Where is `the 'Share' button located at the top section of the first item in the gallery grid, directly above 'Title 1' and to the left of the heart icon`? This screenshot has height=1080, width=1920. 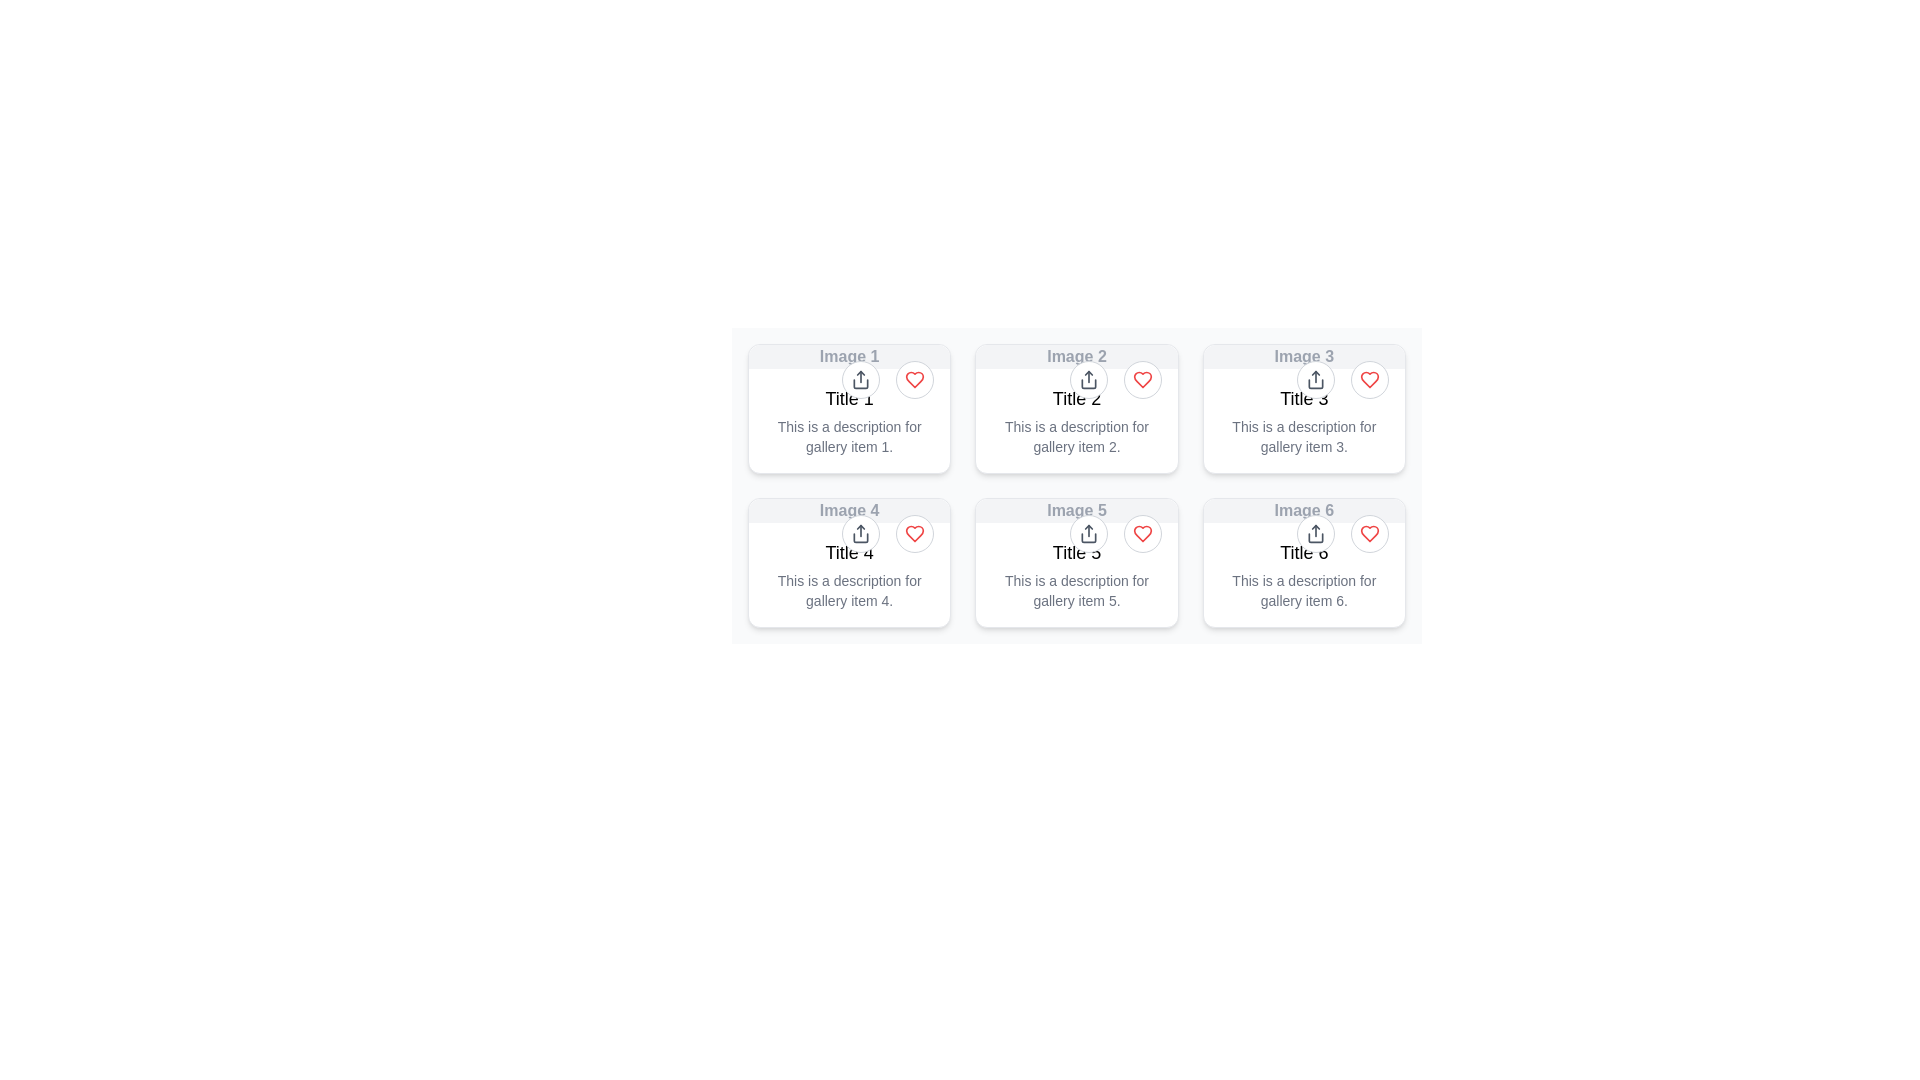 the 'Share' button located at the top section of the first item in the gallery grid, directly above 'Title 1' and to the left of the heart icon is located at coordinates (861, 380).